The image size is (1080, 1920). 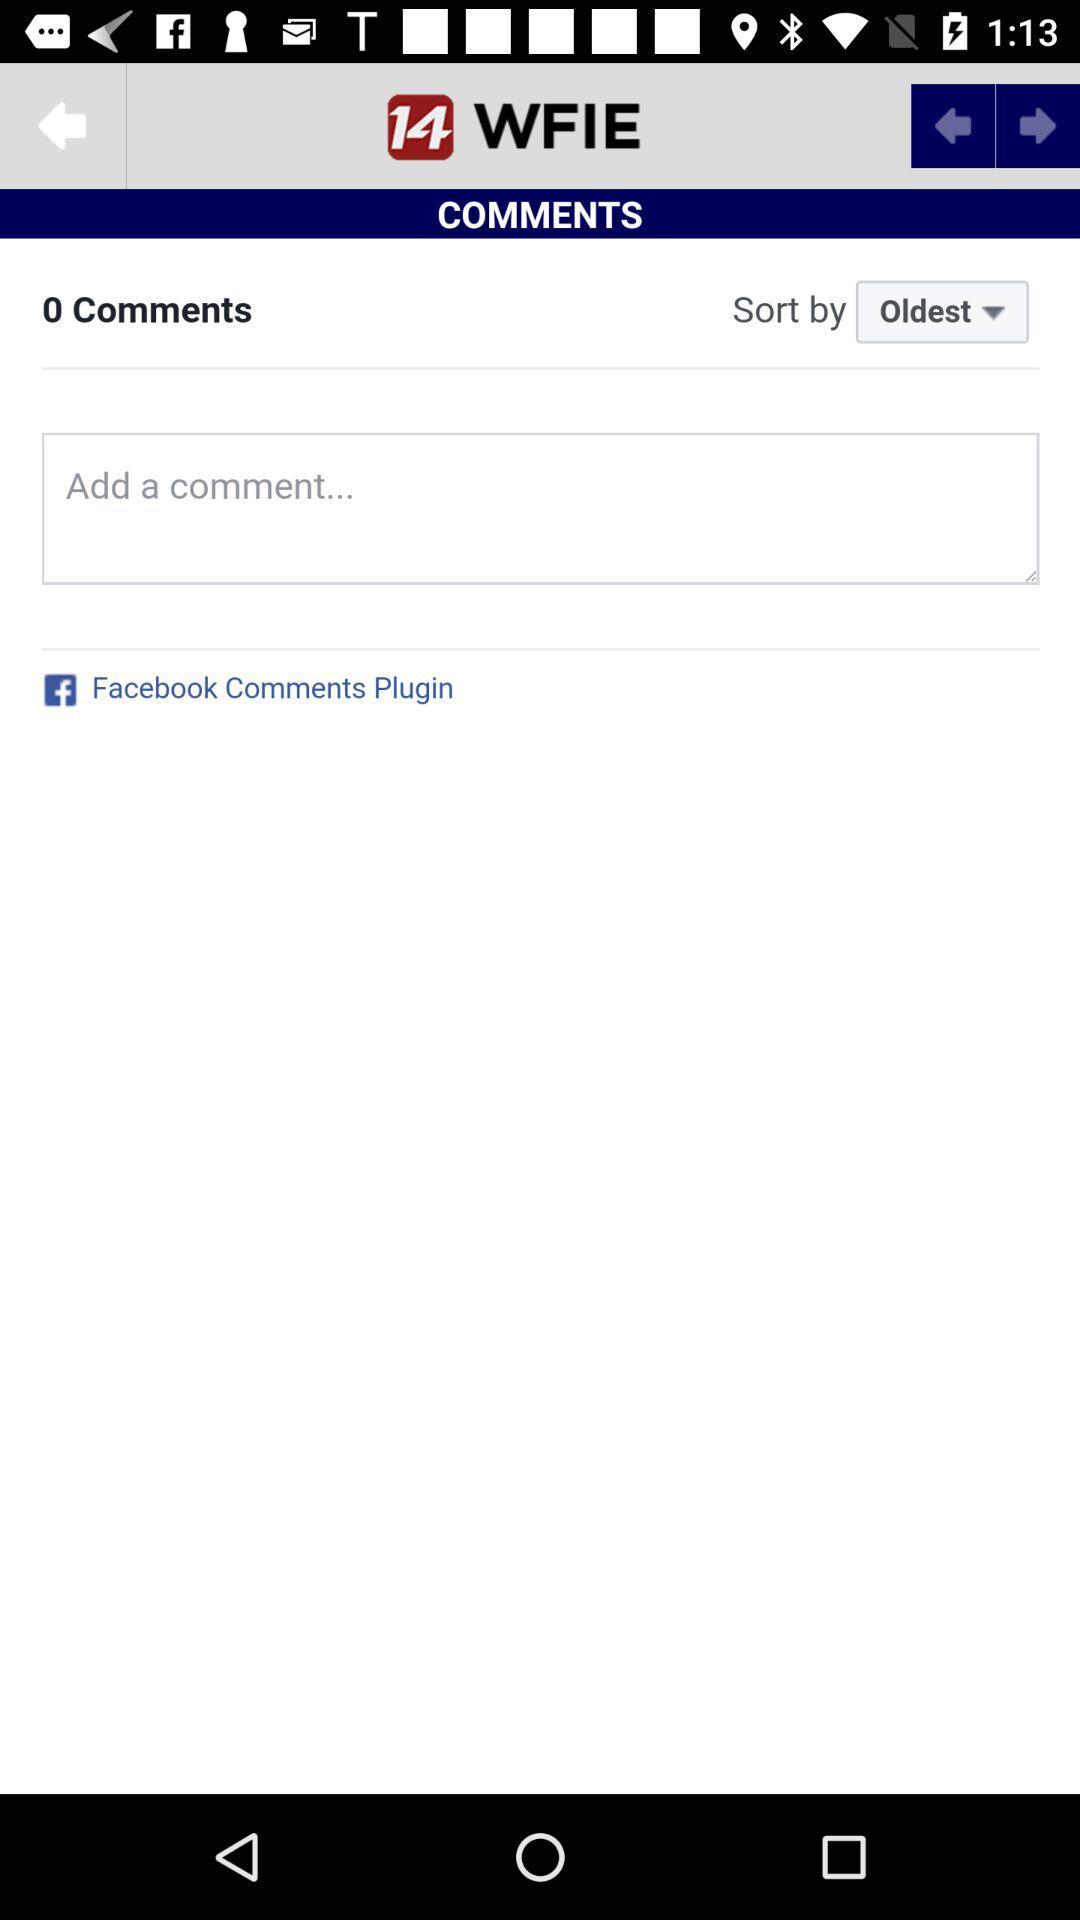 I want to click on next, so click(x=952, y=124).